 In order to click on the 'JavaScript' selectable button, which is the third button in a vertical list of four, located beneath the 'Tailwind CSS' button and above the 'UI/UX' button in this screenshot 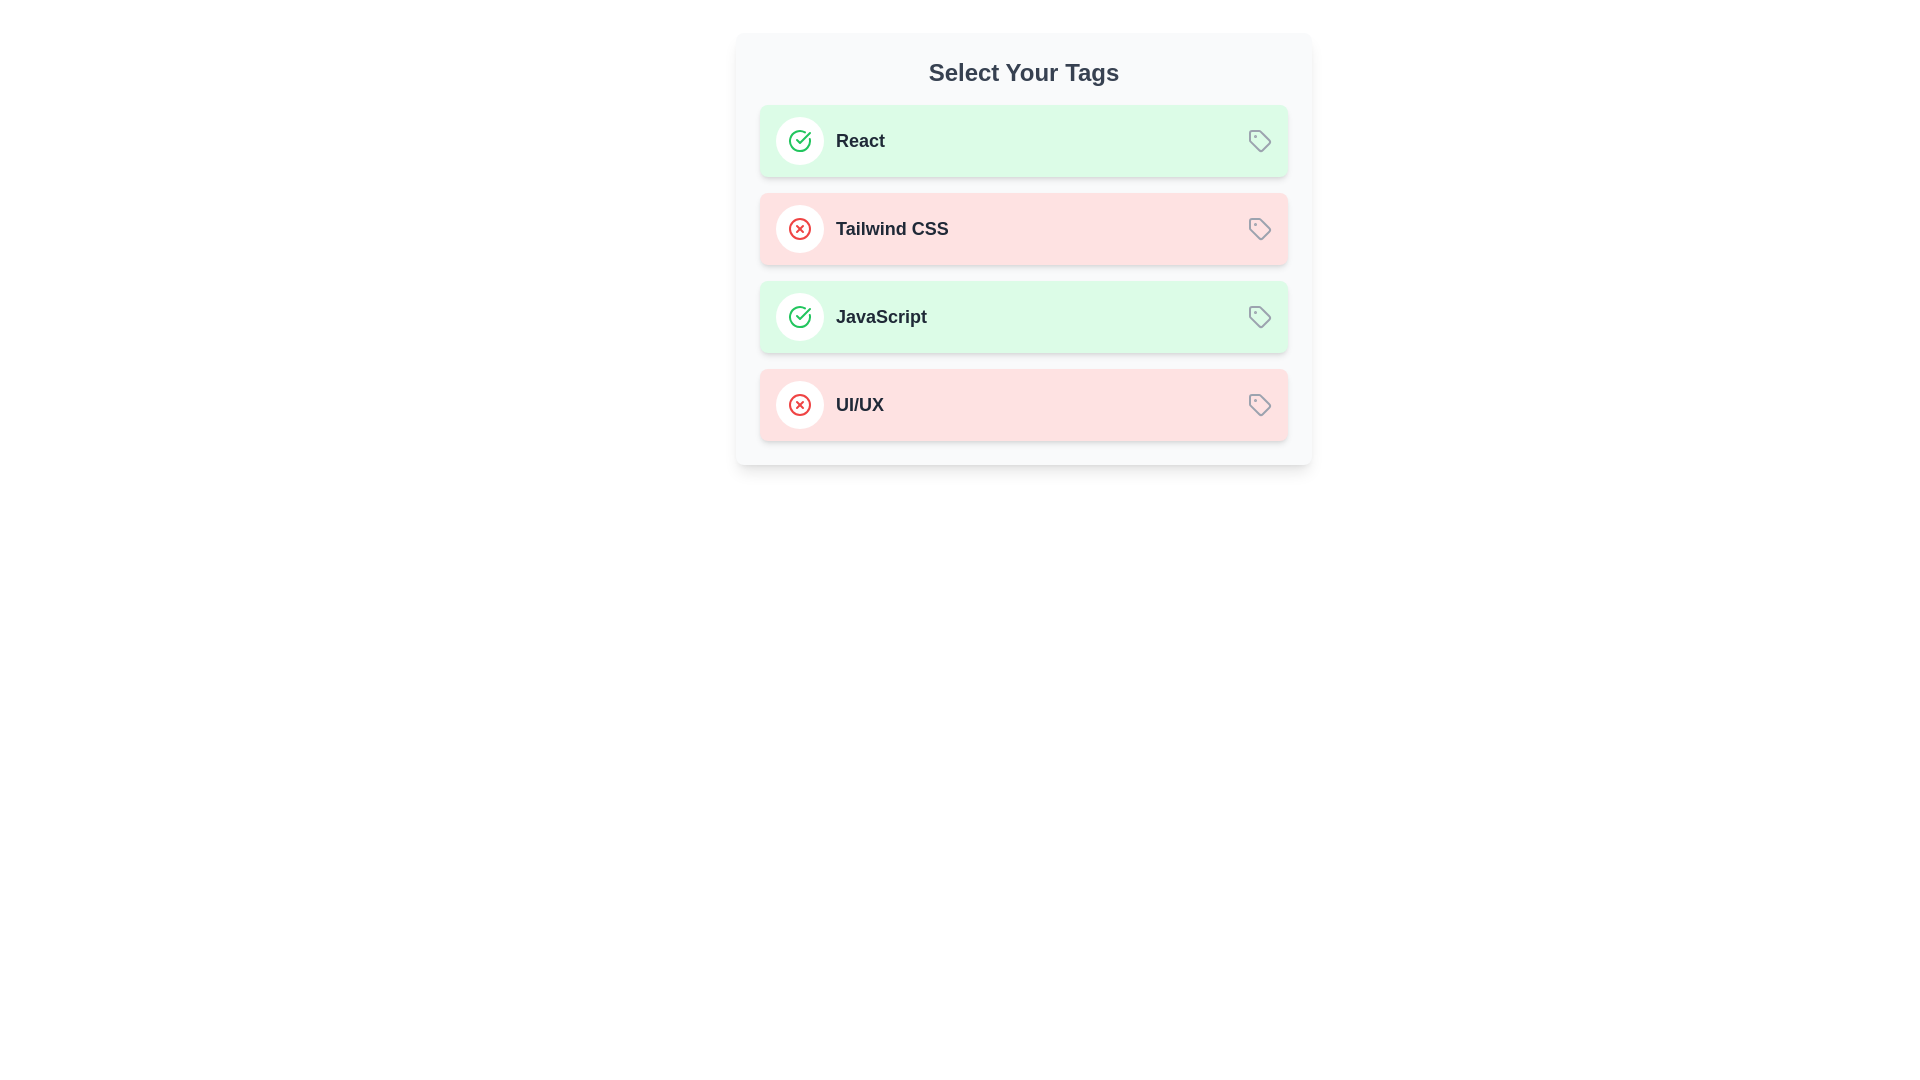, I will do `click(1023, 315)`.